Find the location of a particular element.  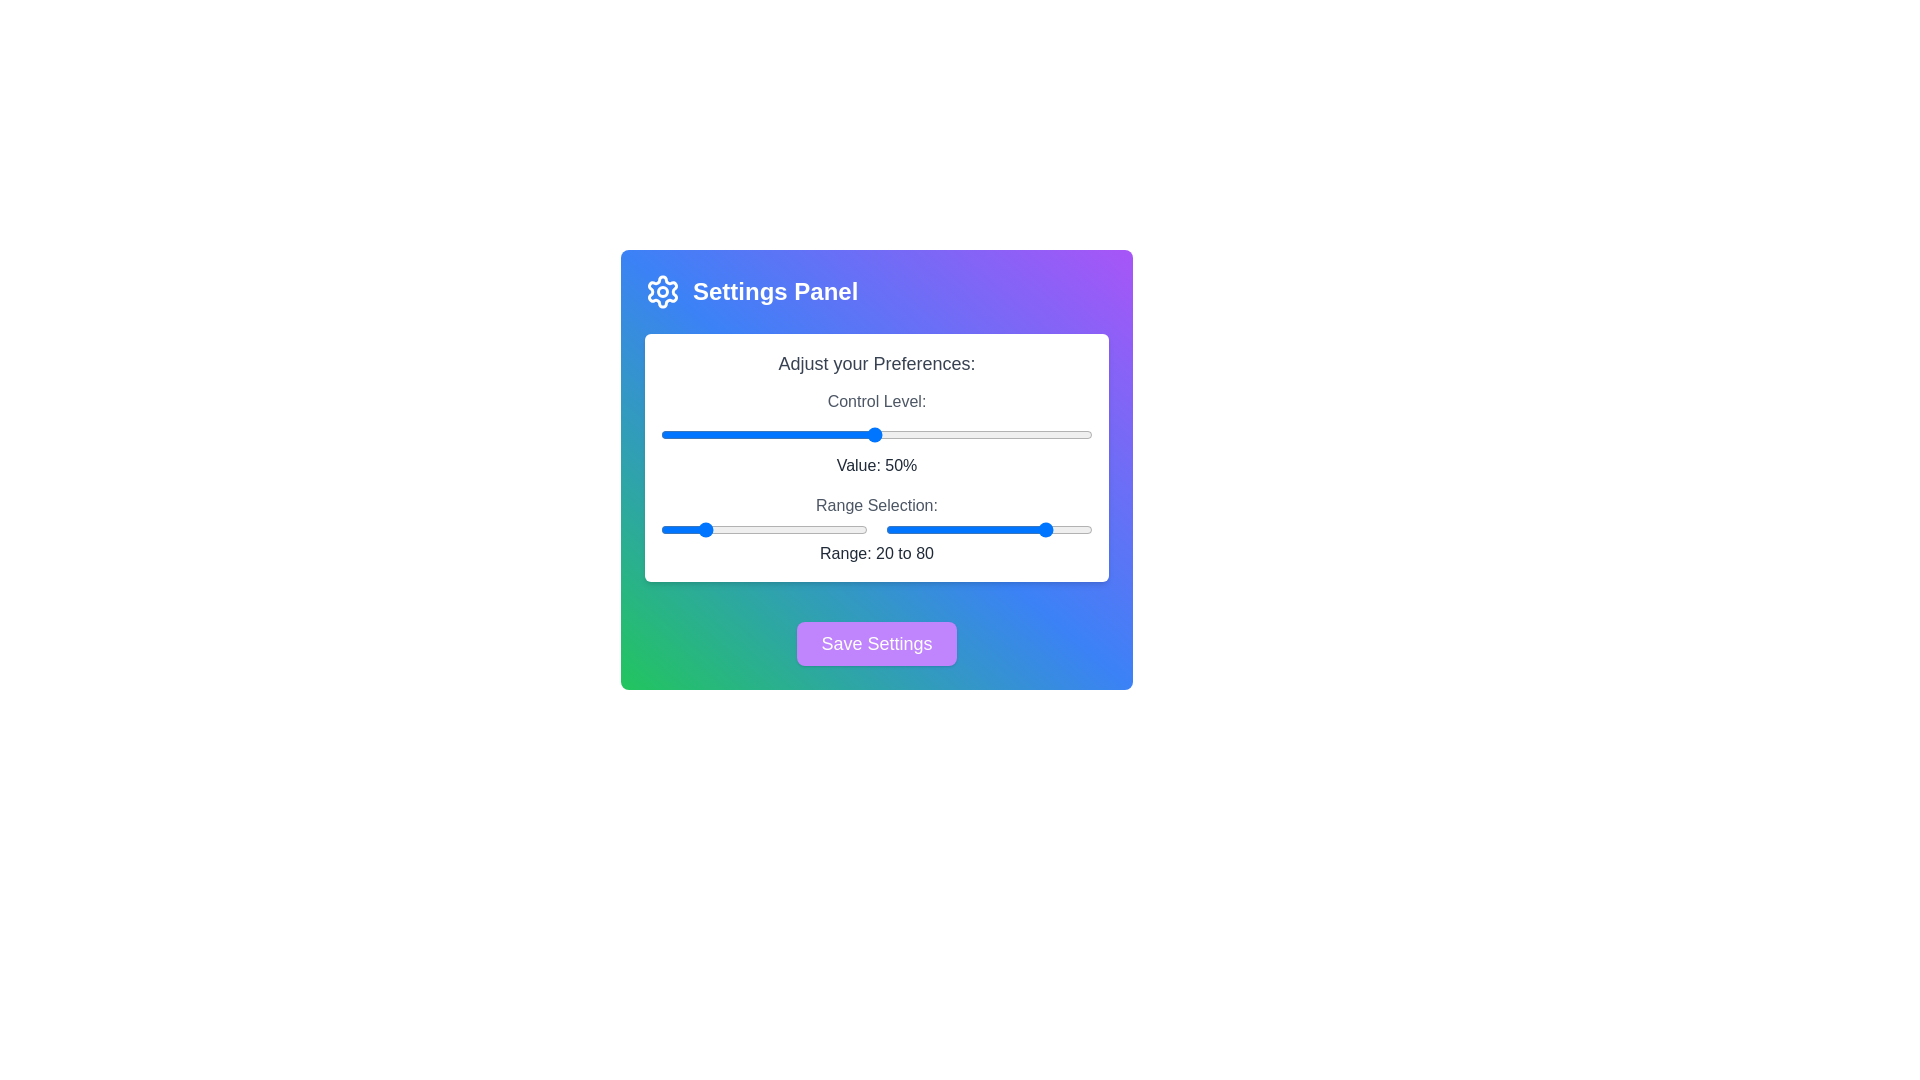

the slider is located at coordinates (1047, 528).